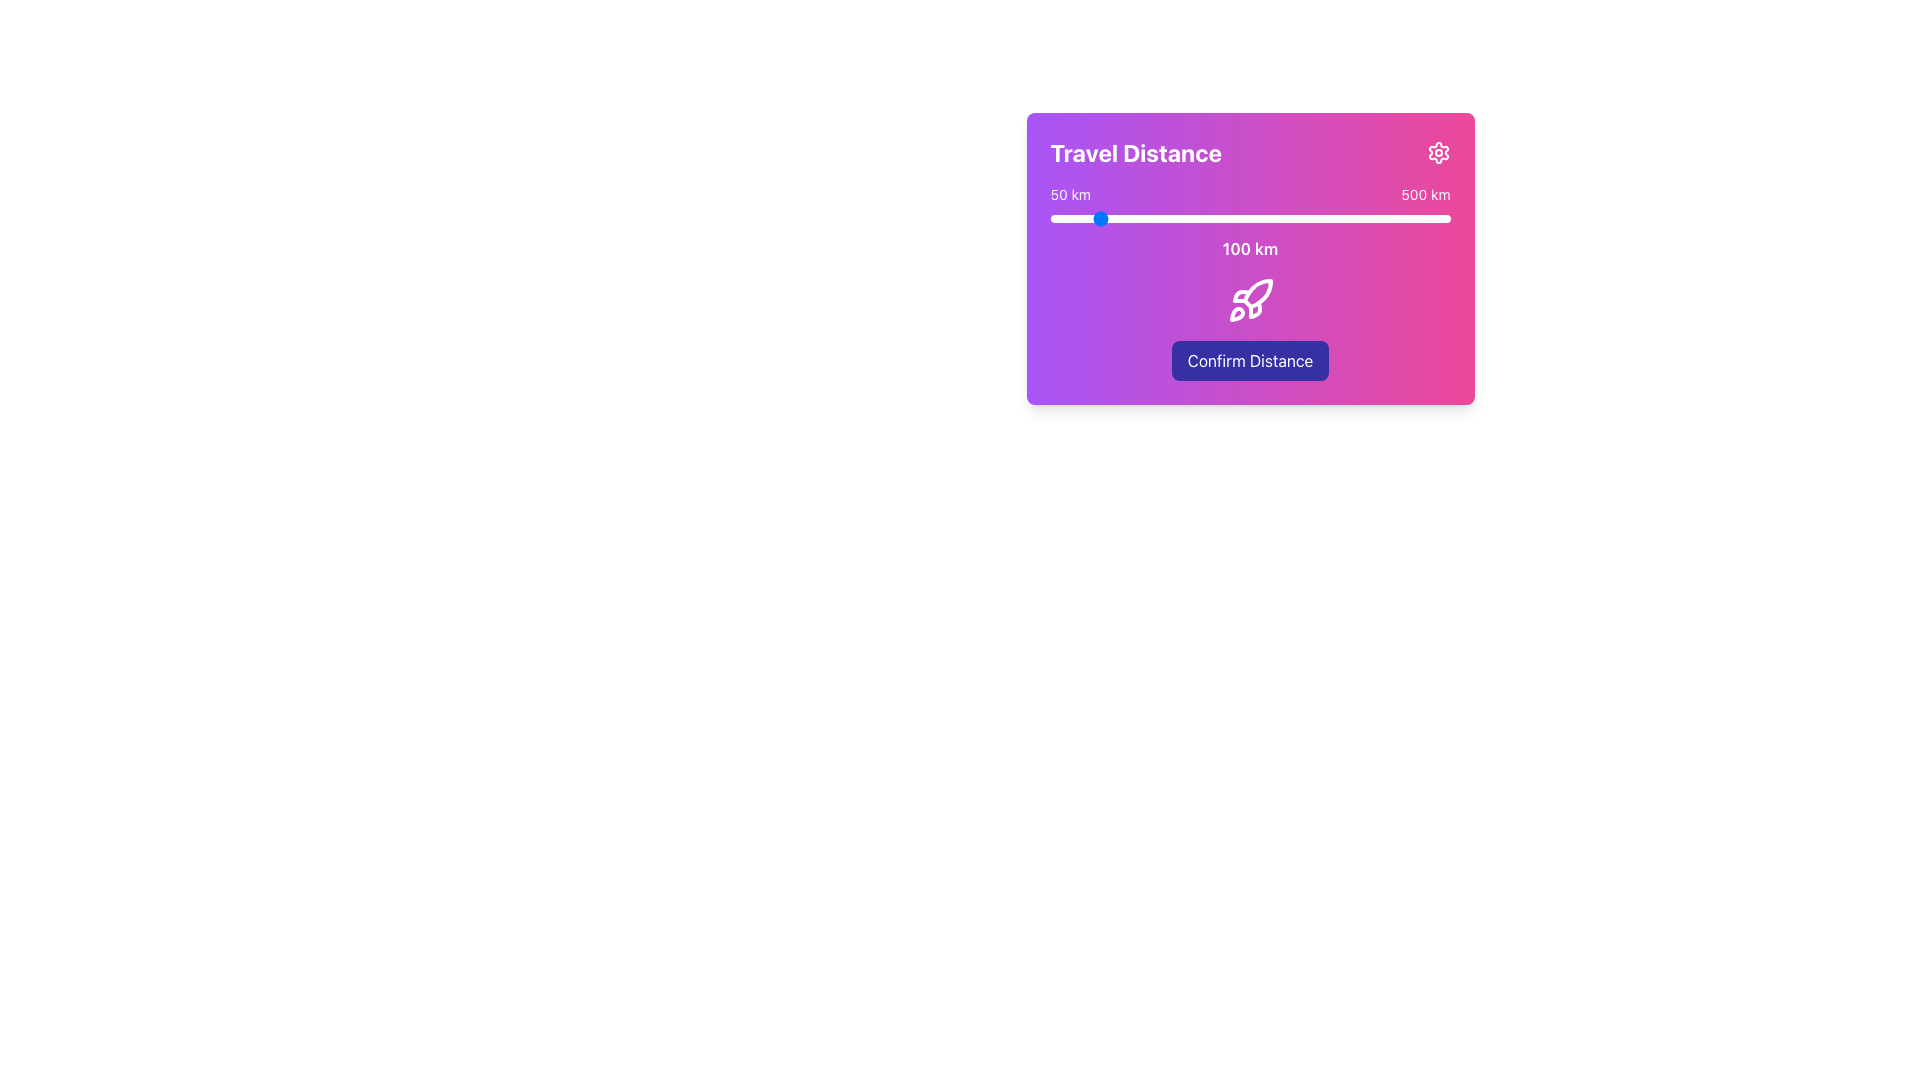 The image size is (1920, 1080). Describe the element at coordinates (1271, 219) in the screenshot. I see `the travel distance` at that location.